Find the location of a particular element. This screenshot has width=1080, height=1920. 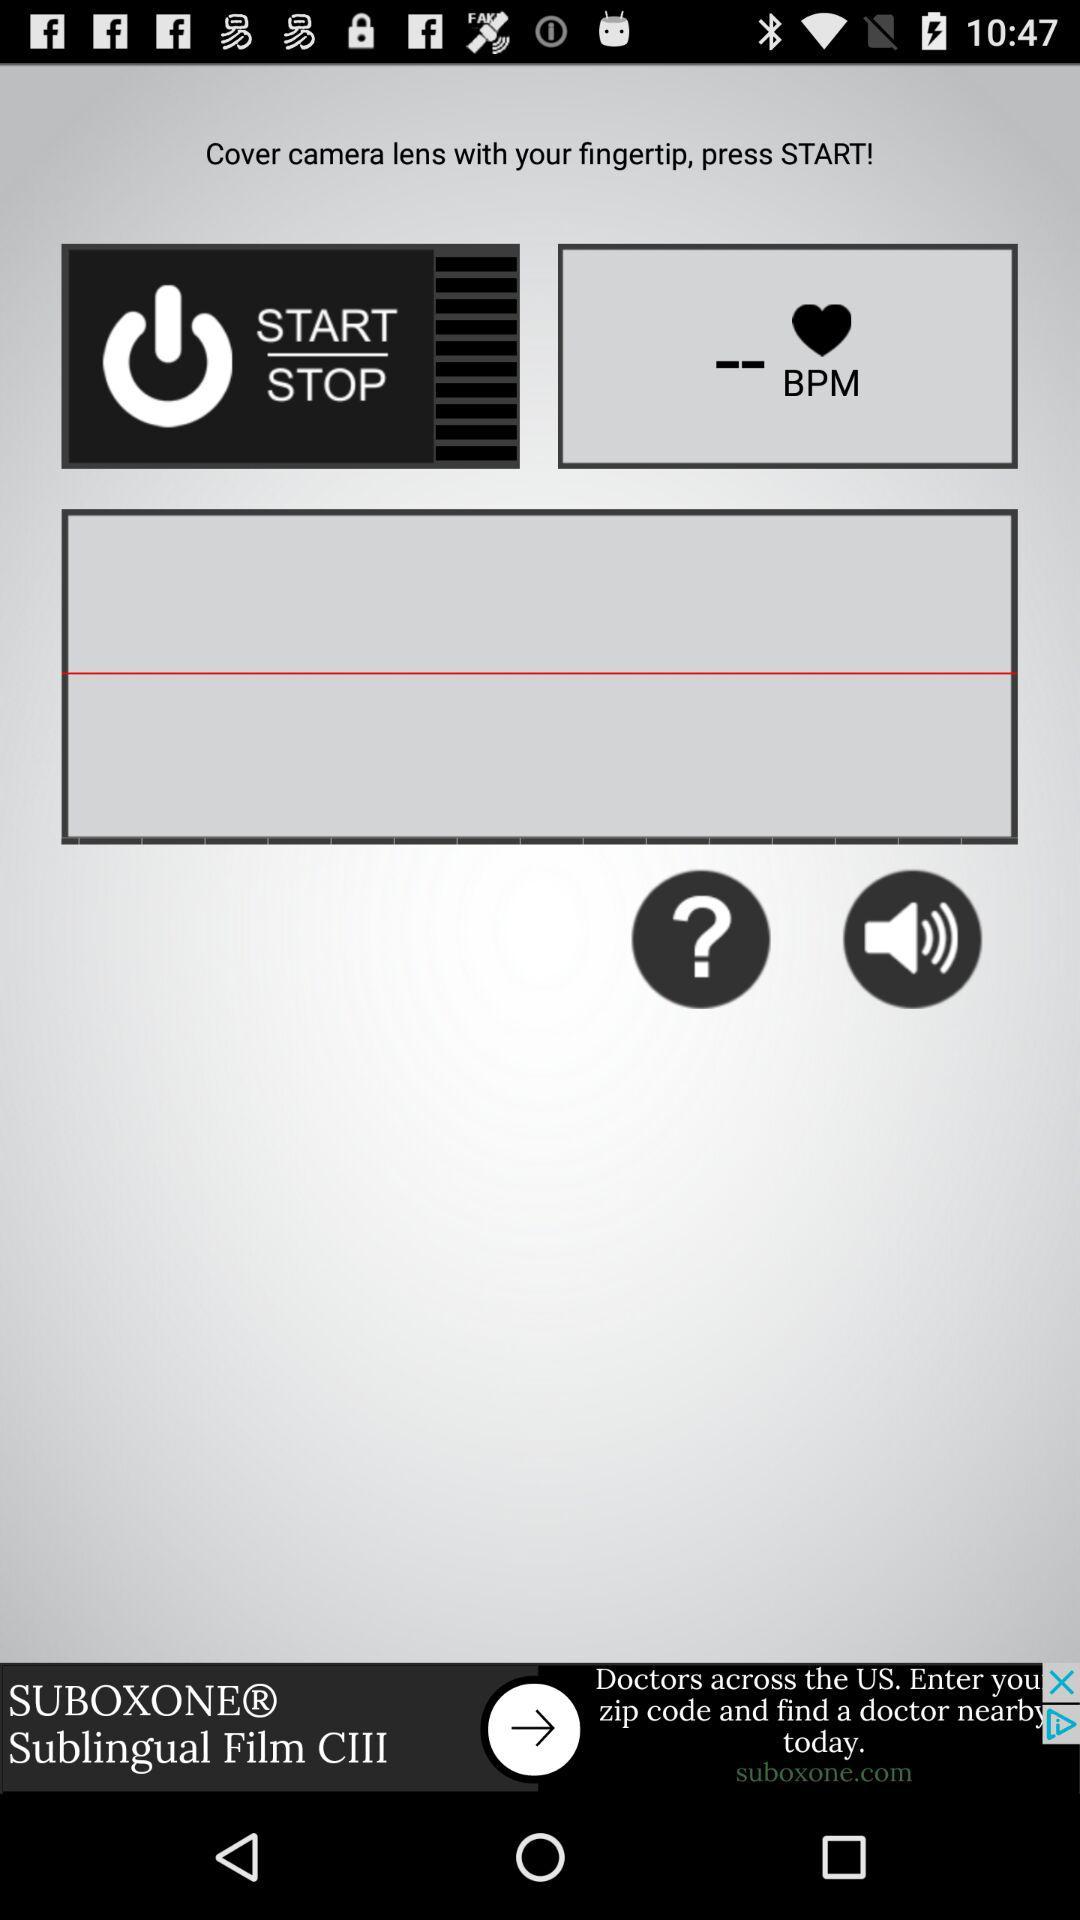

the volume icon is located at coordinates (911, 1004).